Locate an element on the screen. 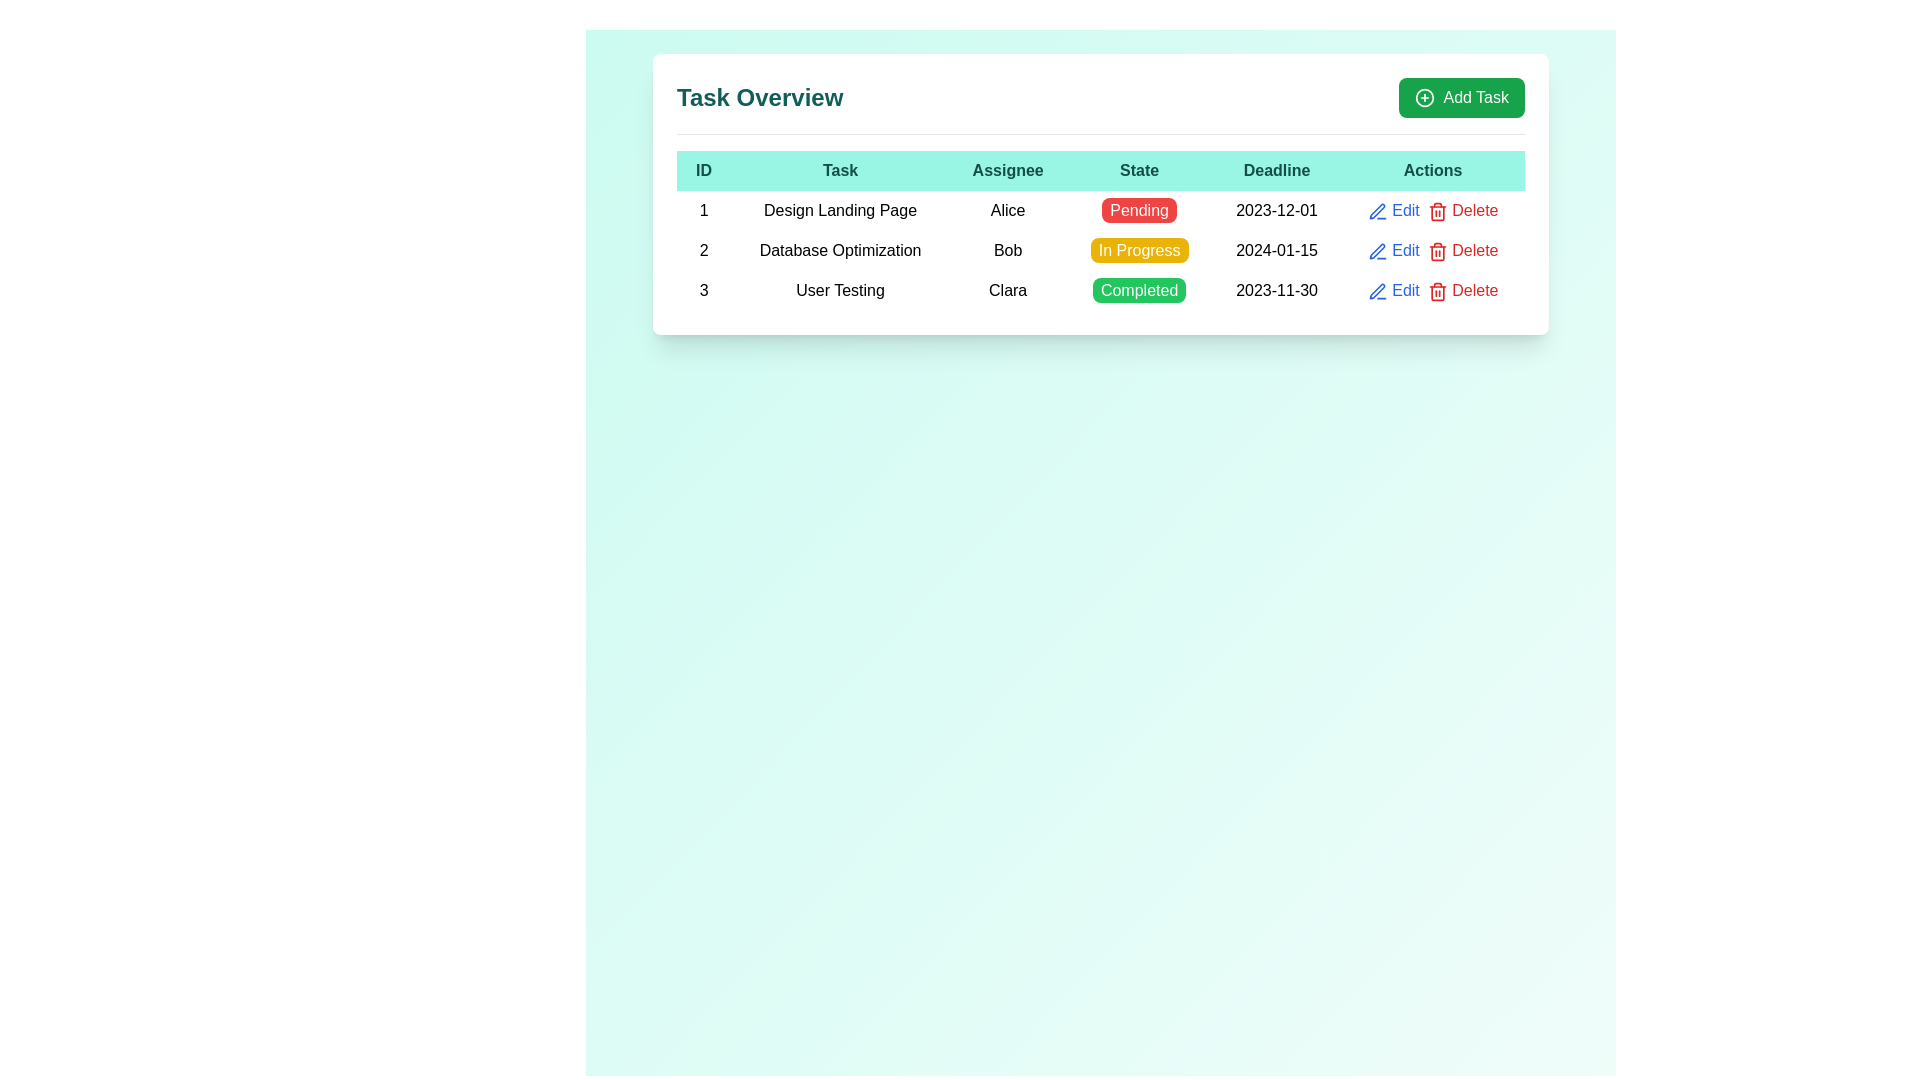 The width and height of the screenshot is (1920, 1080). the rounded rectangular badge with a yellow background and white text that displays 'In Progress', located in the 'State' column of the second row in the 'Task Overview' section, aligned with the 'Database Optimization' task and 'Bob' assignee is located at coordinates (1139, 249).